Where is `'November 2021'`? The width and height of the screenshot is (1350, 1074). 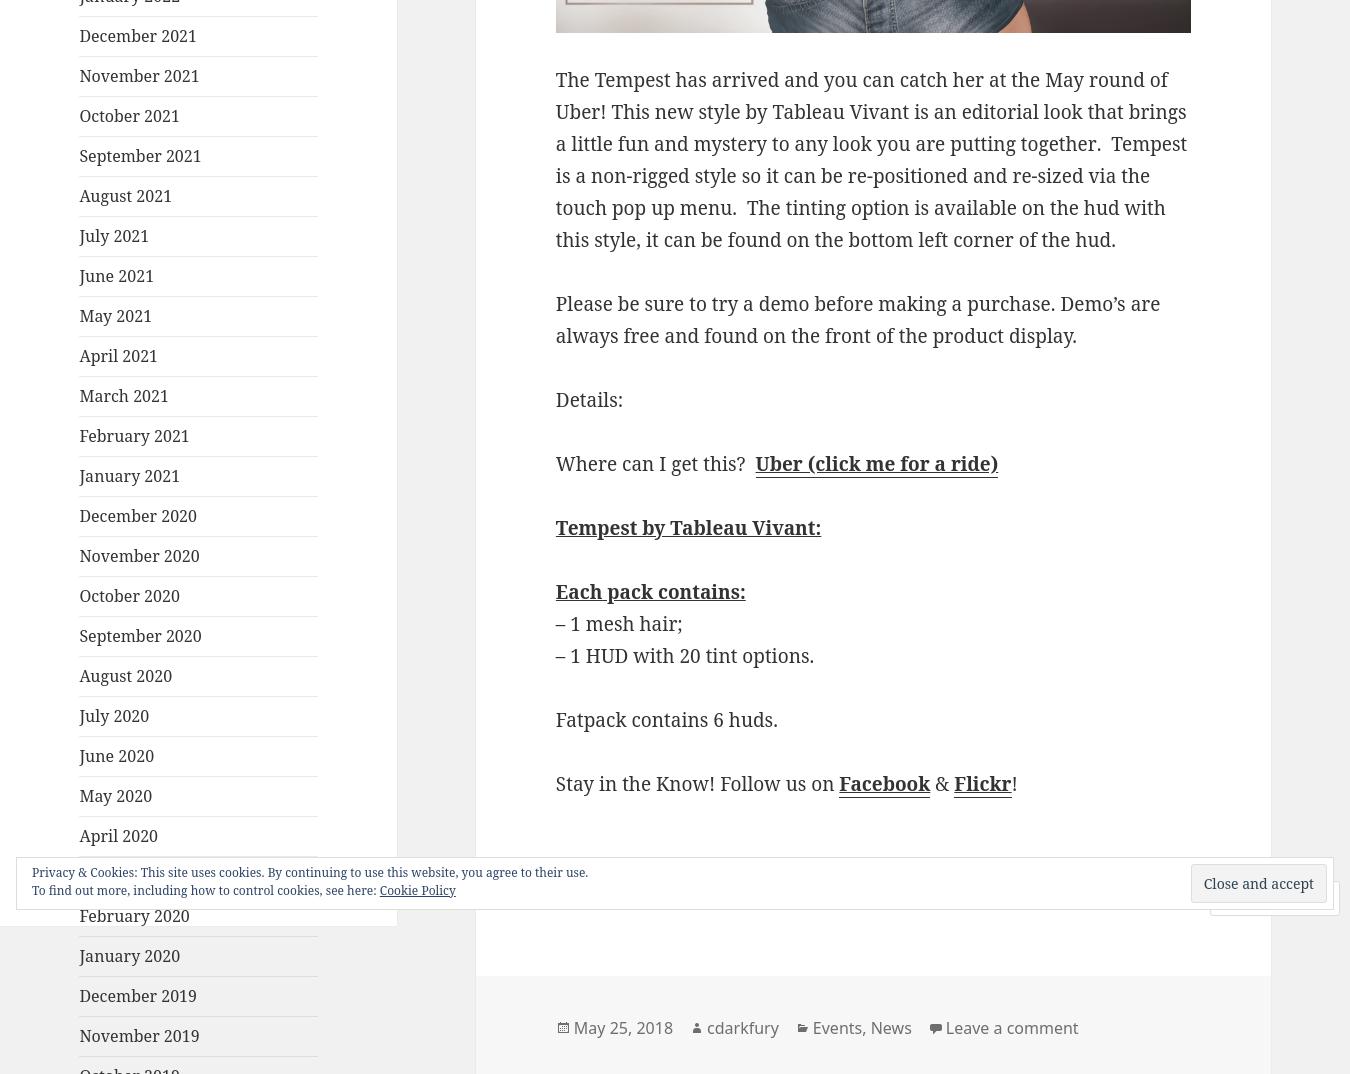 'November 2021' is located at coordinates (139, 76).